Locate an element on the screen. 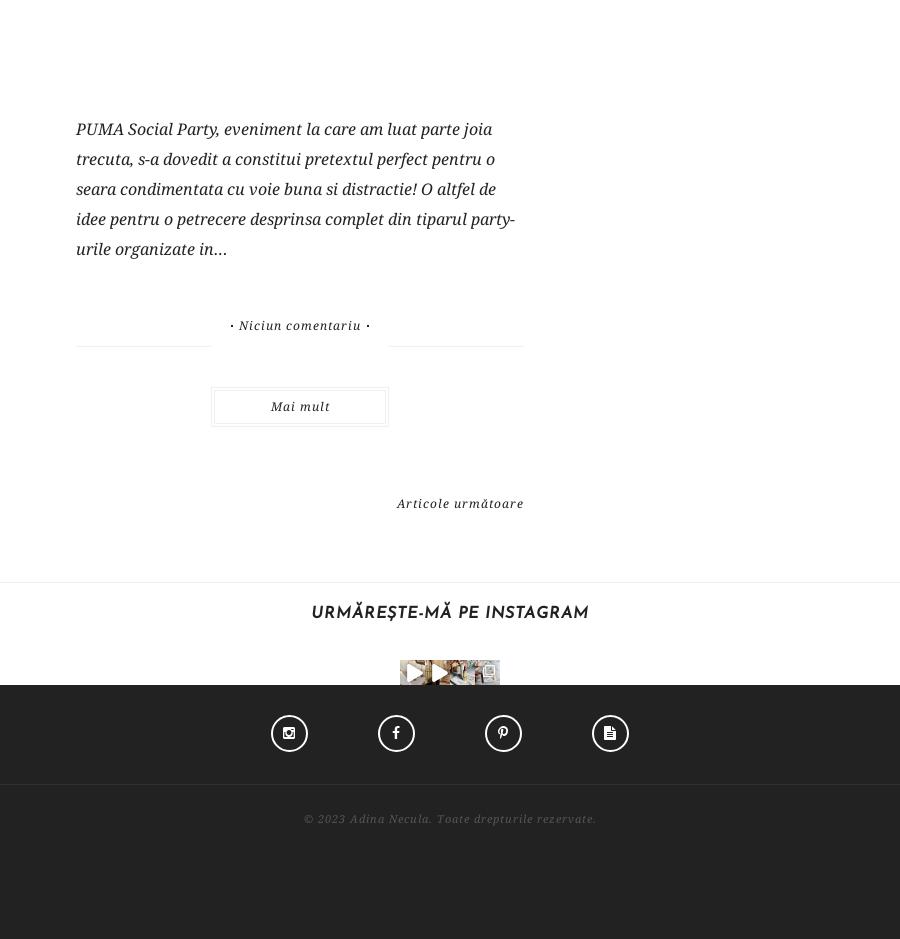 Image resolution: width=900 pixels, height=939 pixels. 'Articole' is located at coordinates (629, 723).